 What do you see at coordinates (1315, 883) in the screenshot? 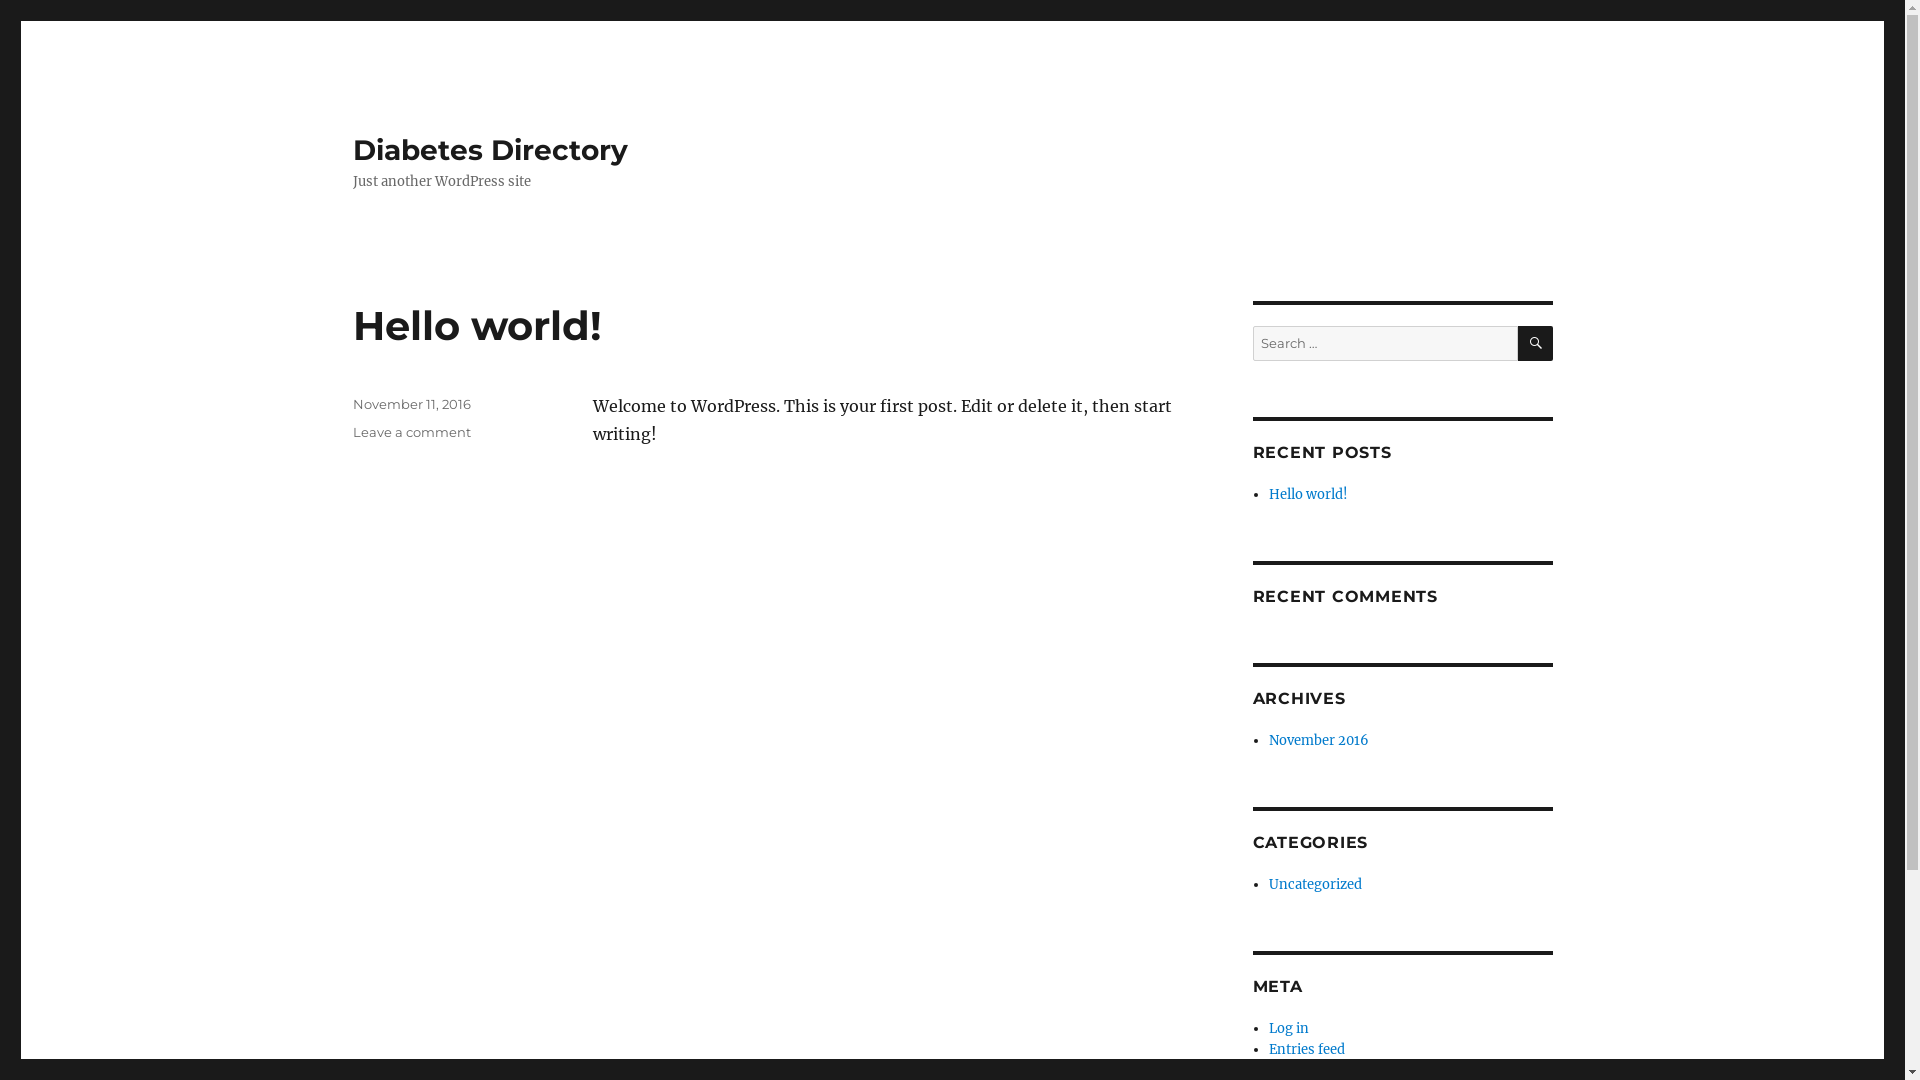
I see `'Uncategorized'` at bounding box center [1315, 883].